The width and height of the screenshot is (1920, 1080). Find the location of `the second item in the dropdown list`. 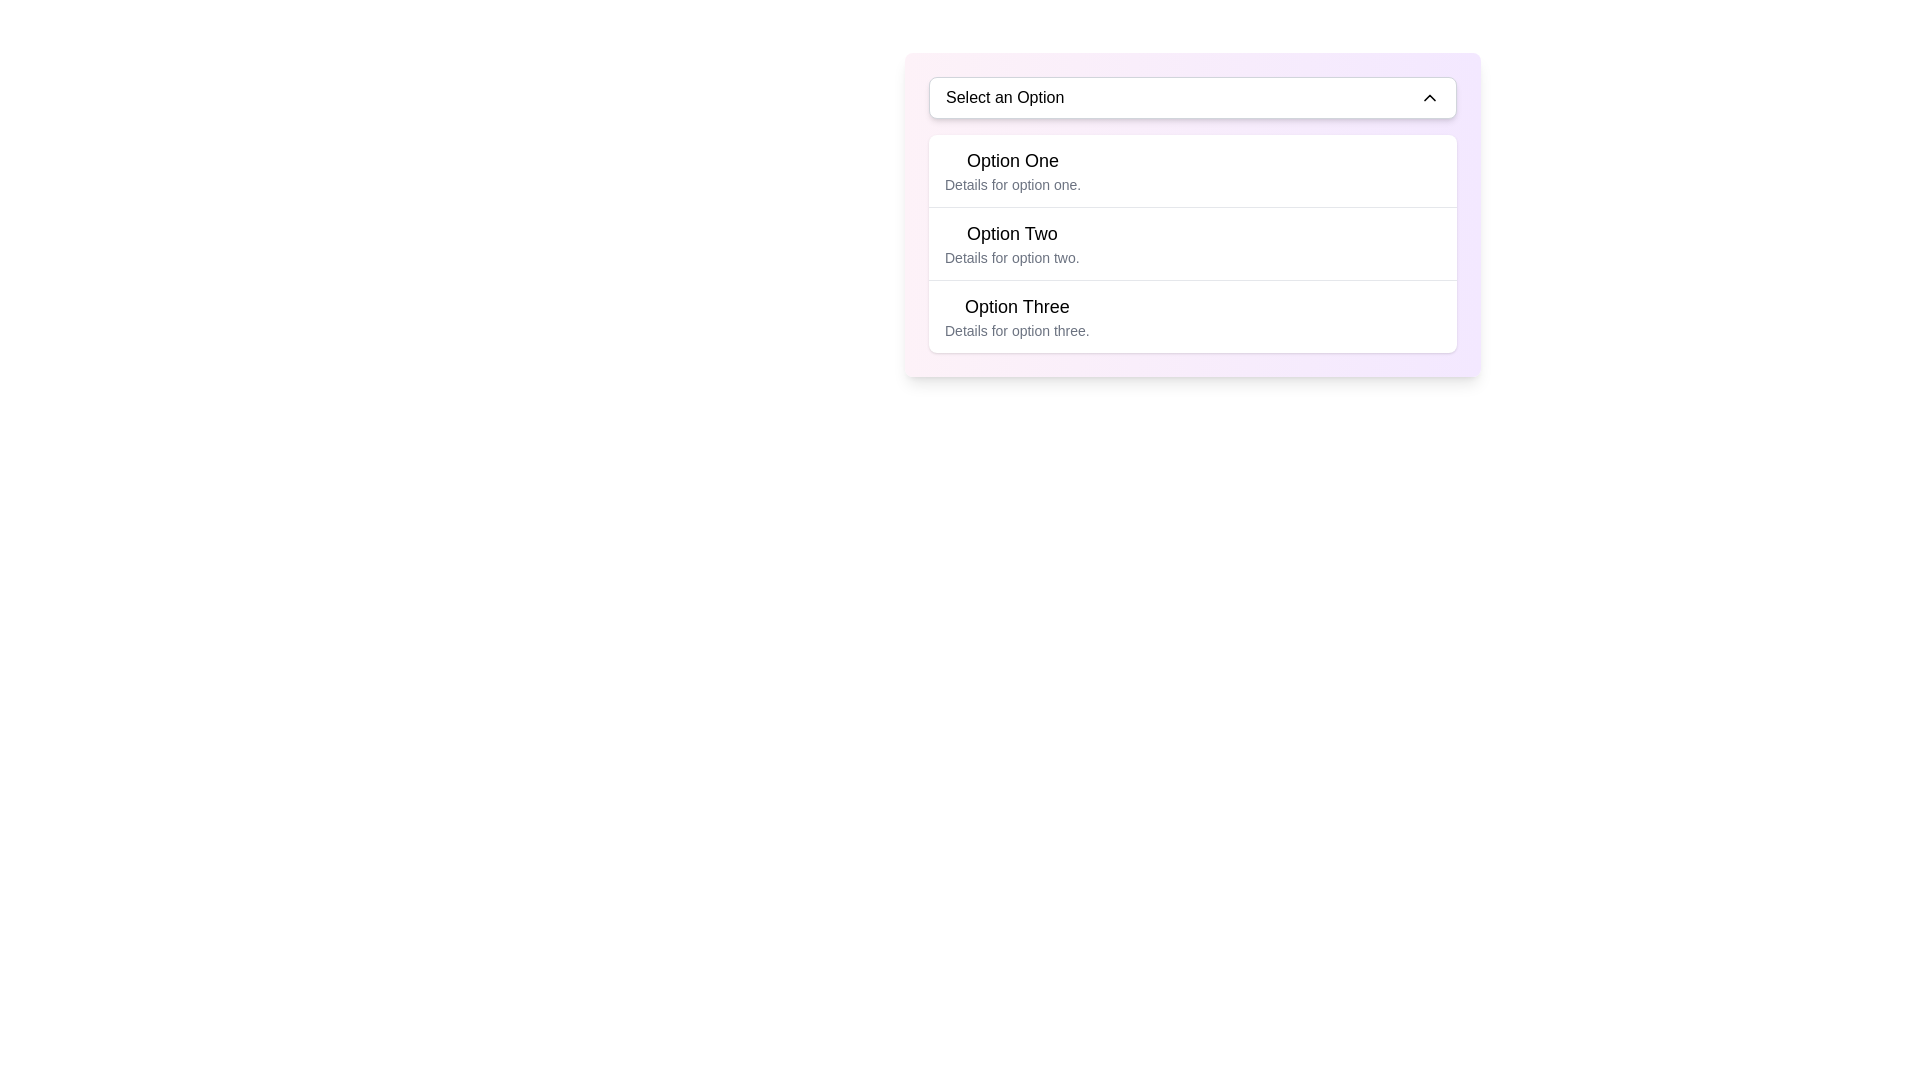

the second item in the dropdown list is located at coordinates (1193, 242).